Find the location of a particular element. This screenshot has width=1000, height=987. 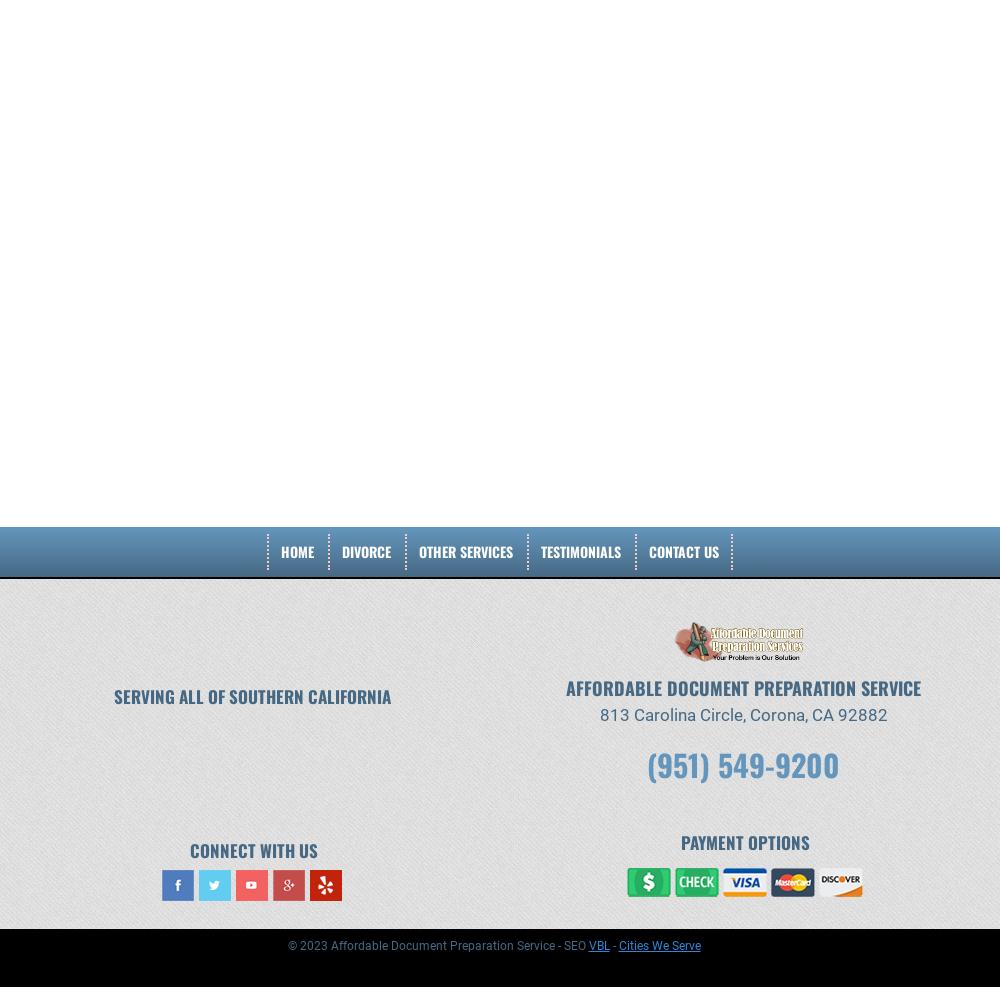

'Testimonials' is located at coordinates (580, 551).